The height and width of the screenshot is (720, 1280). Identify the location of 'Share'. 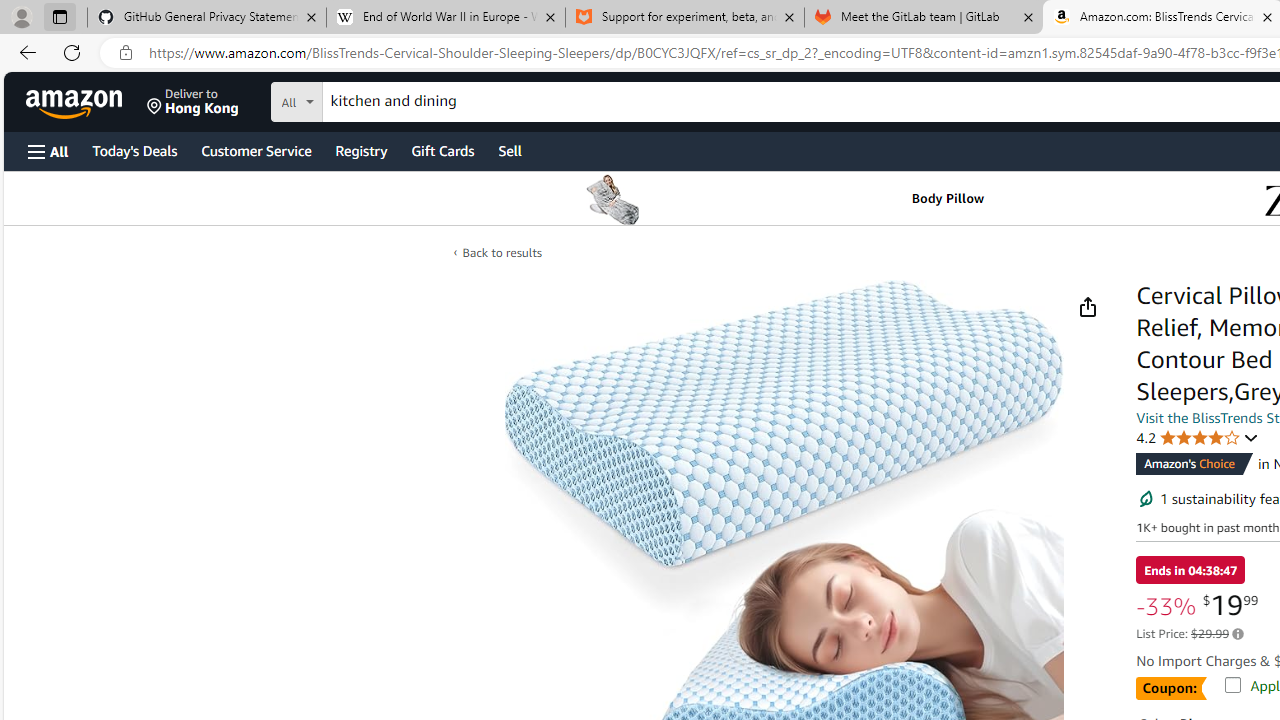
(1086, 307).